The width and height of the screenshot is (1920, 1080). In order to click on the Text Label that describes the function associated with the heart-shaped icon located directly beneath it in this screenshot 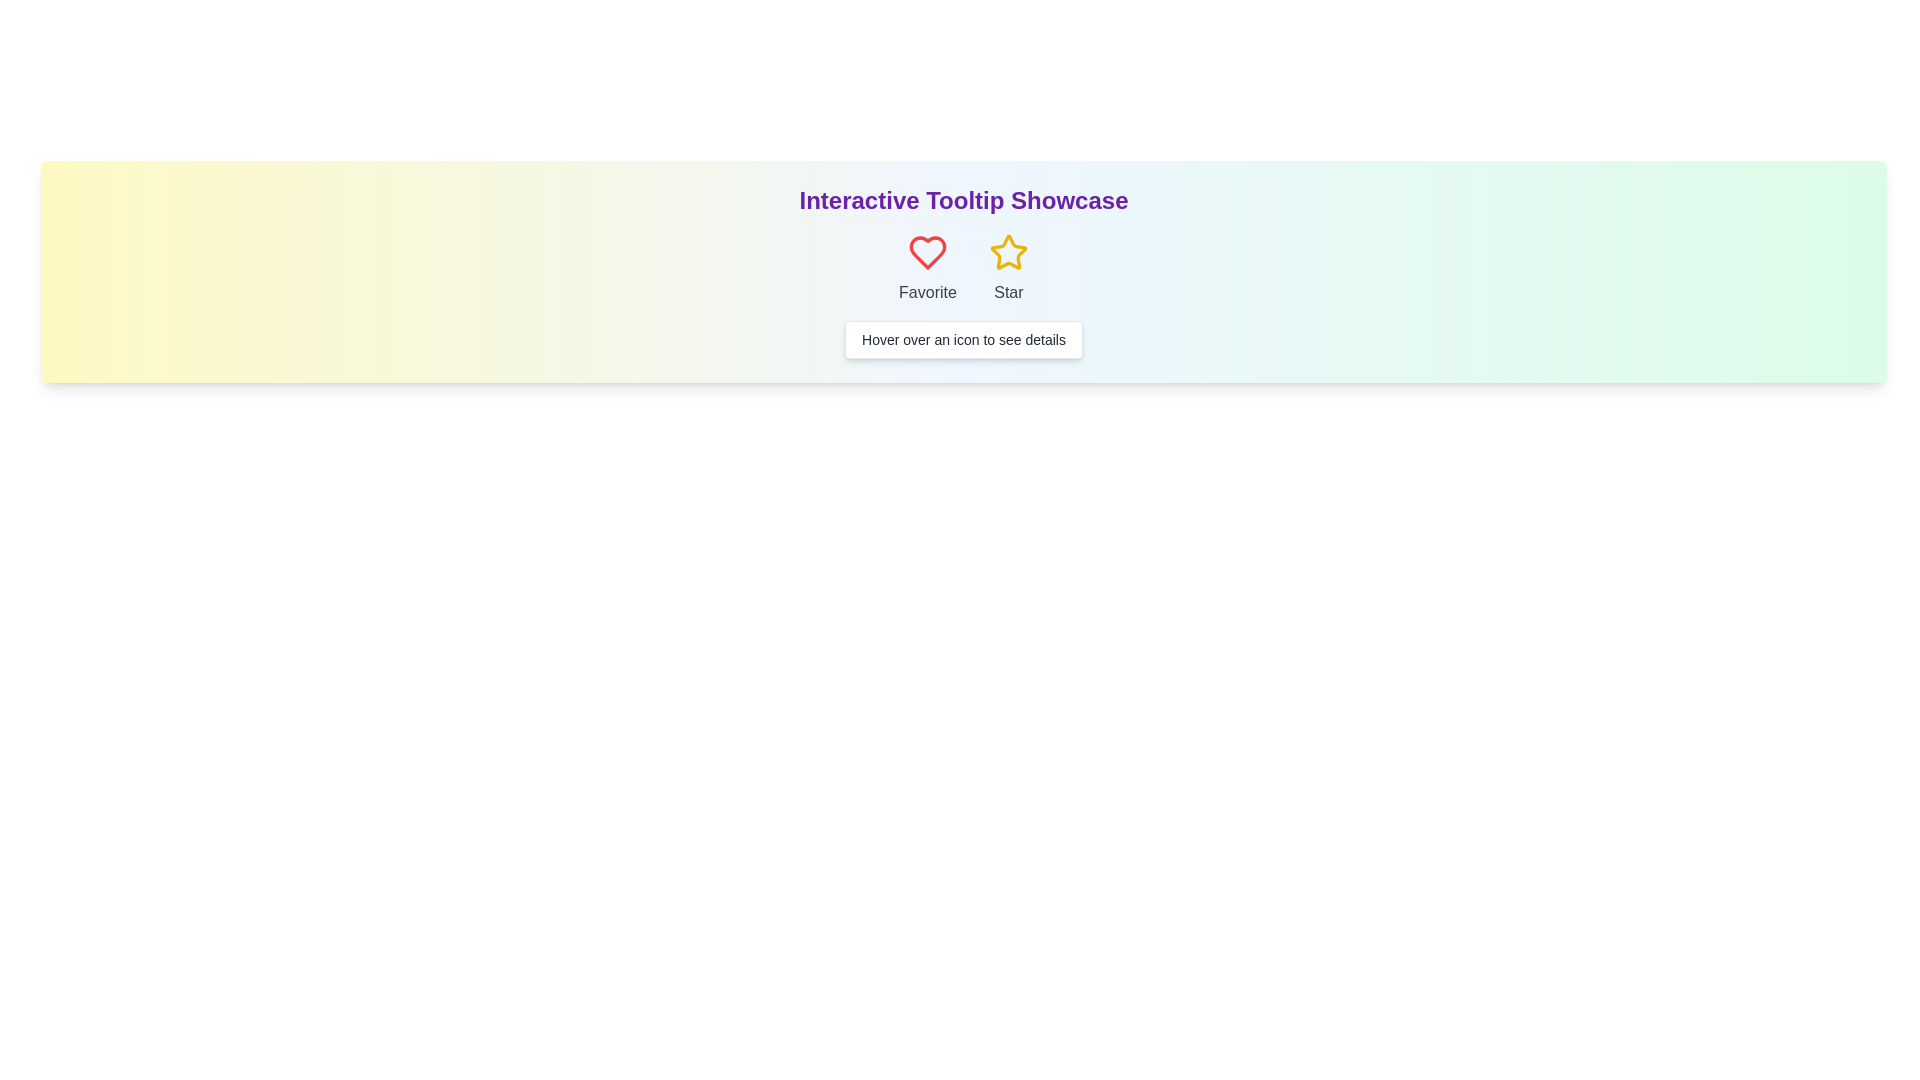, I will do `click(926, 293)`.